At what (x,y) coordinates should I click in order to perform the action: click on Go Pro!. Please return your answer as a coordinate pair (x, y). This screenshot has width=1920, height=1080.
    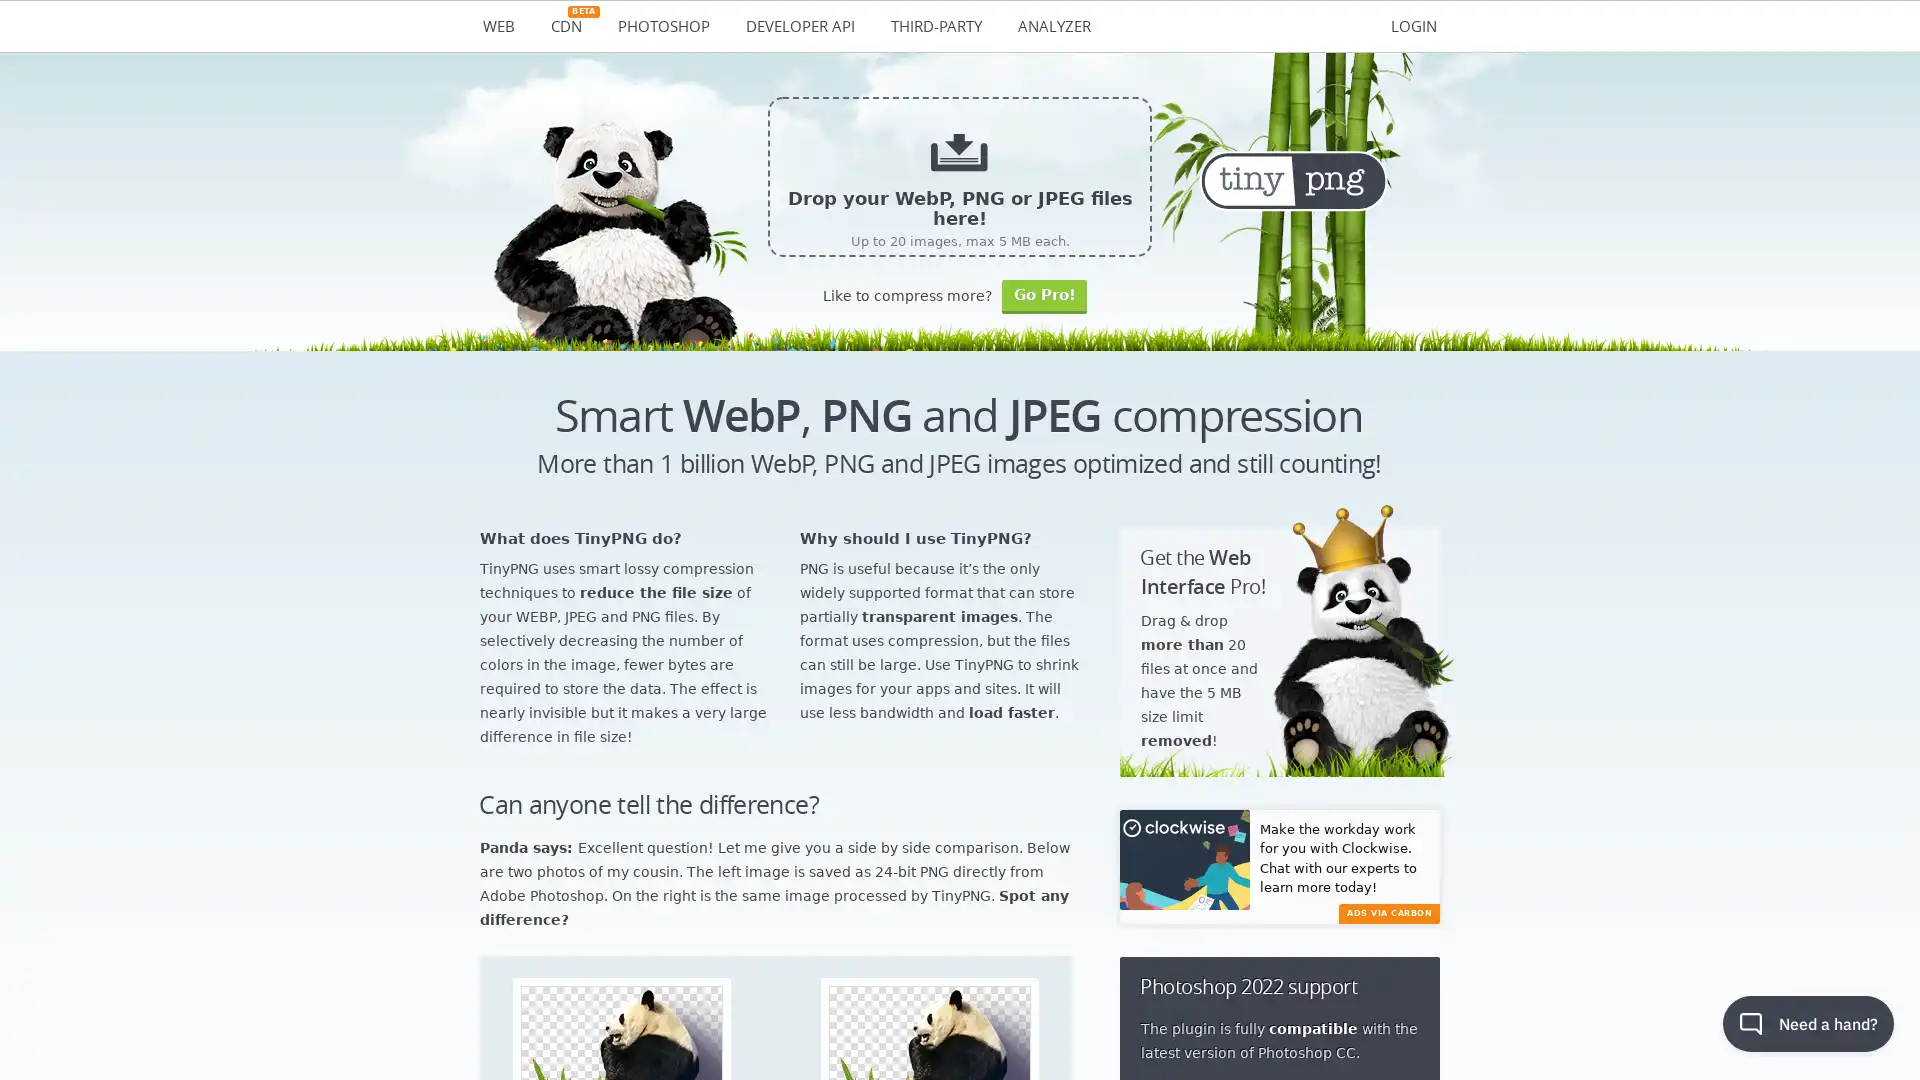
    Looking at the image, I should click on (1042, 296).